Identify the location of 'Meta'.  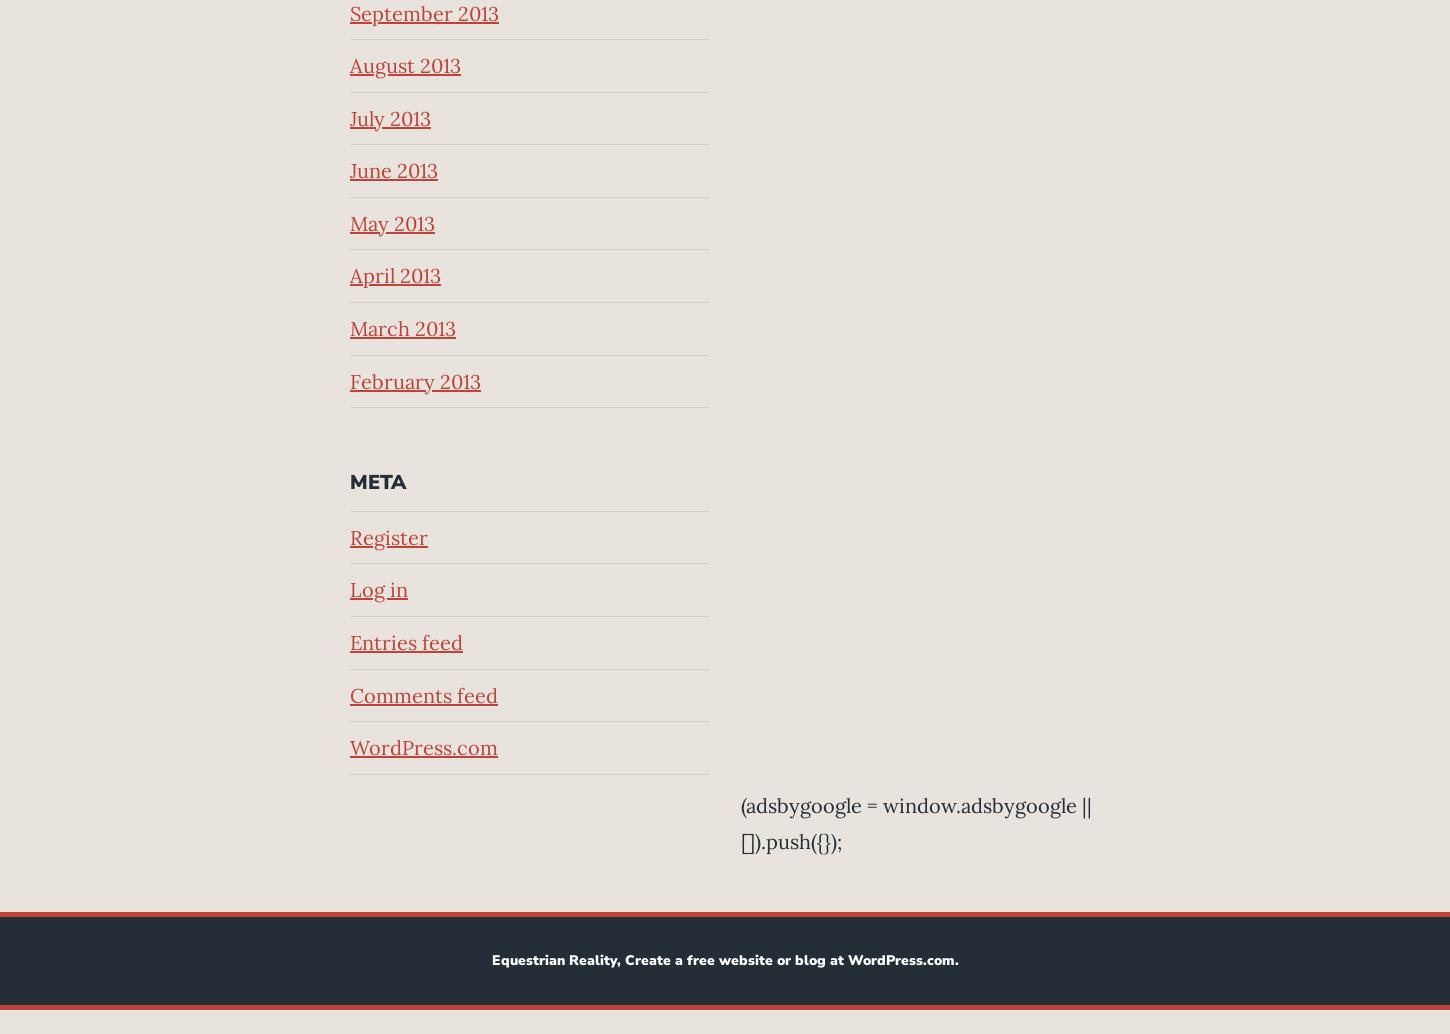
(377, 481).